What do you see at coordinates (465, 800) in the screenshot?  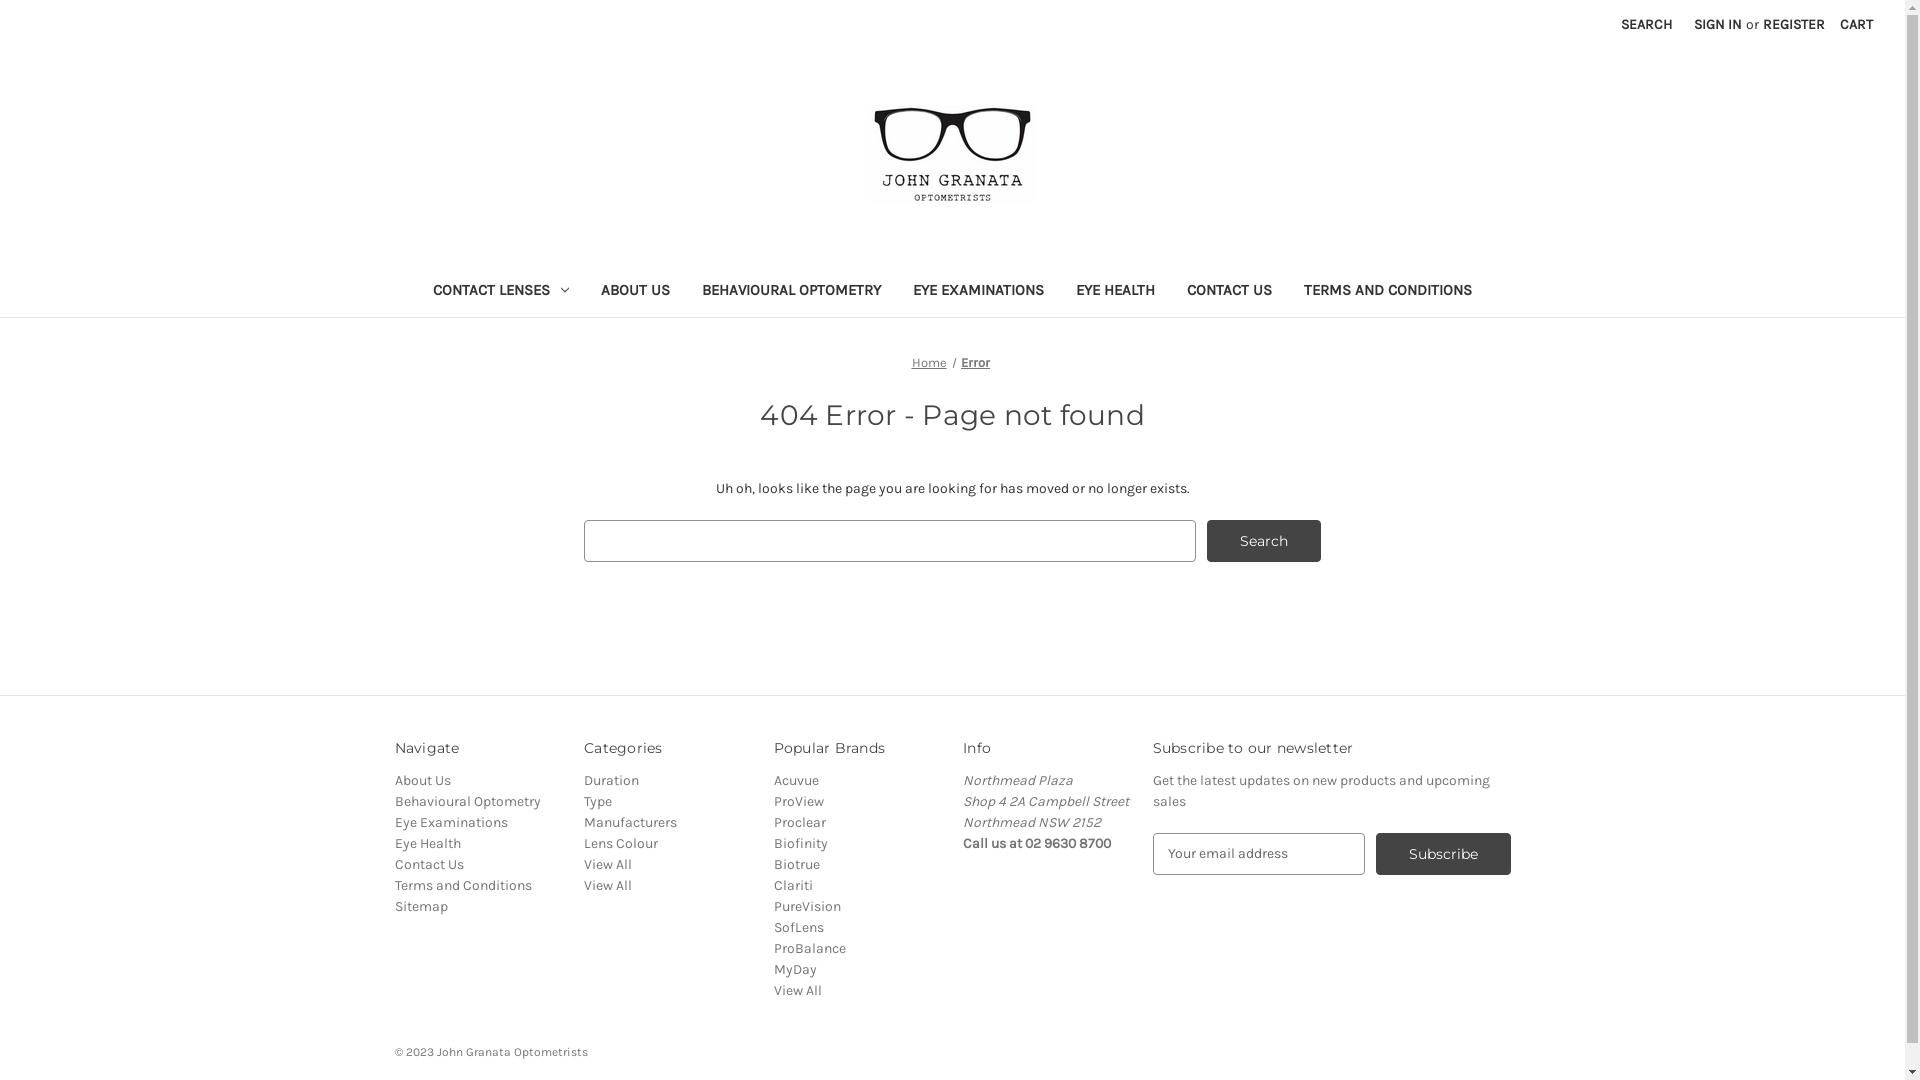 I see `'Behavioural Optometry'` at bounding box center [465, 800].